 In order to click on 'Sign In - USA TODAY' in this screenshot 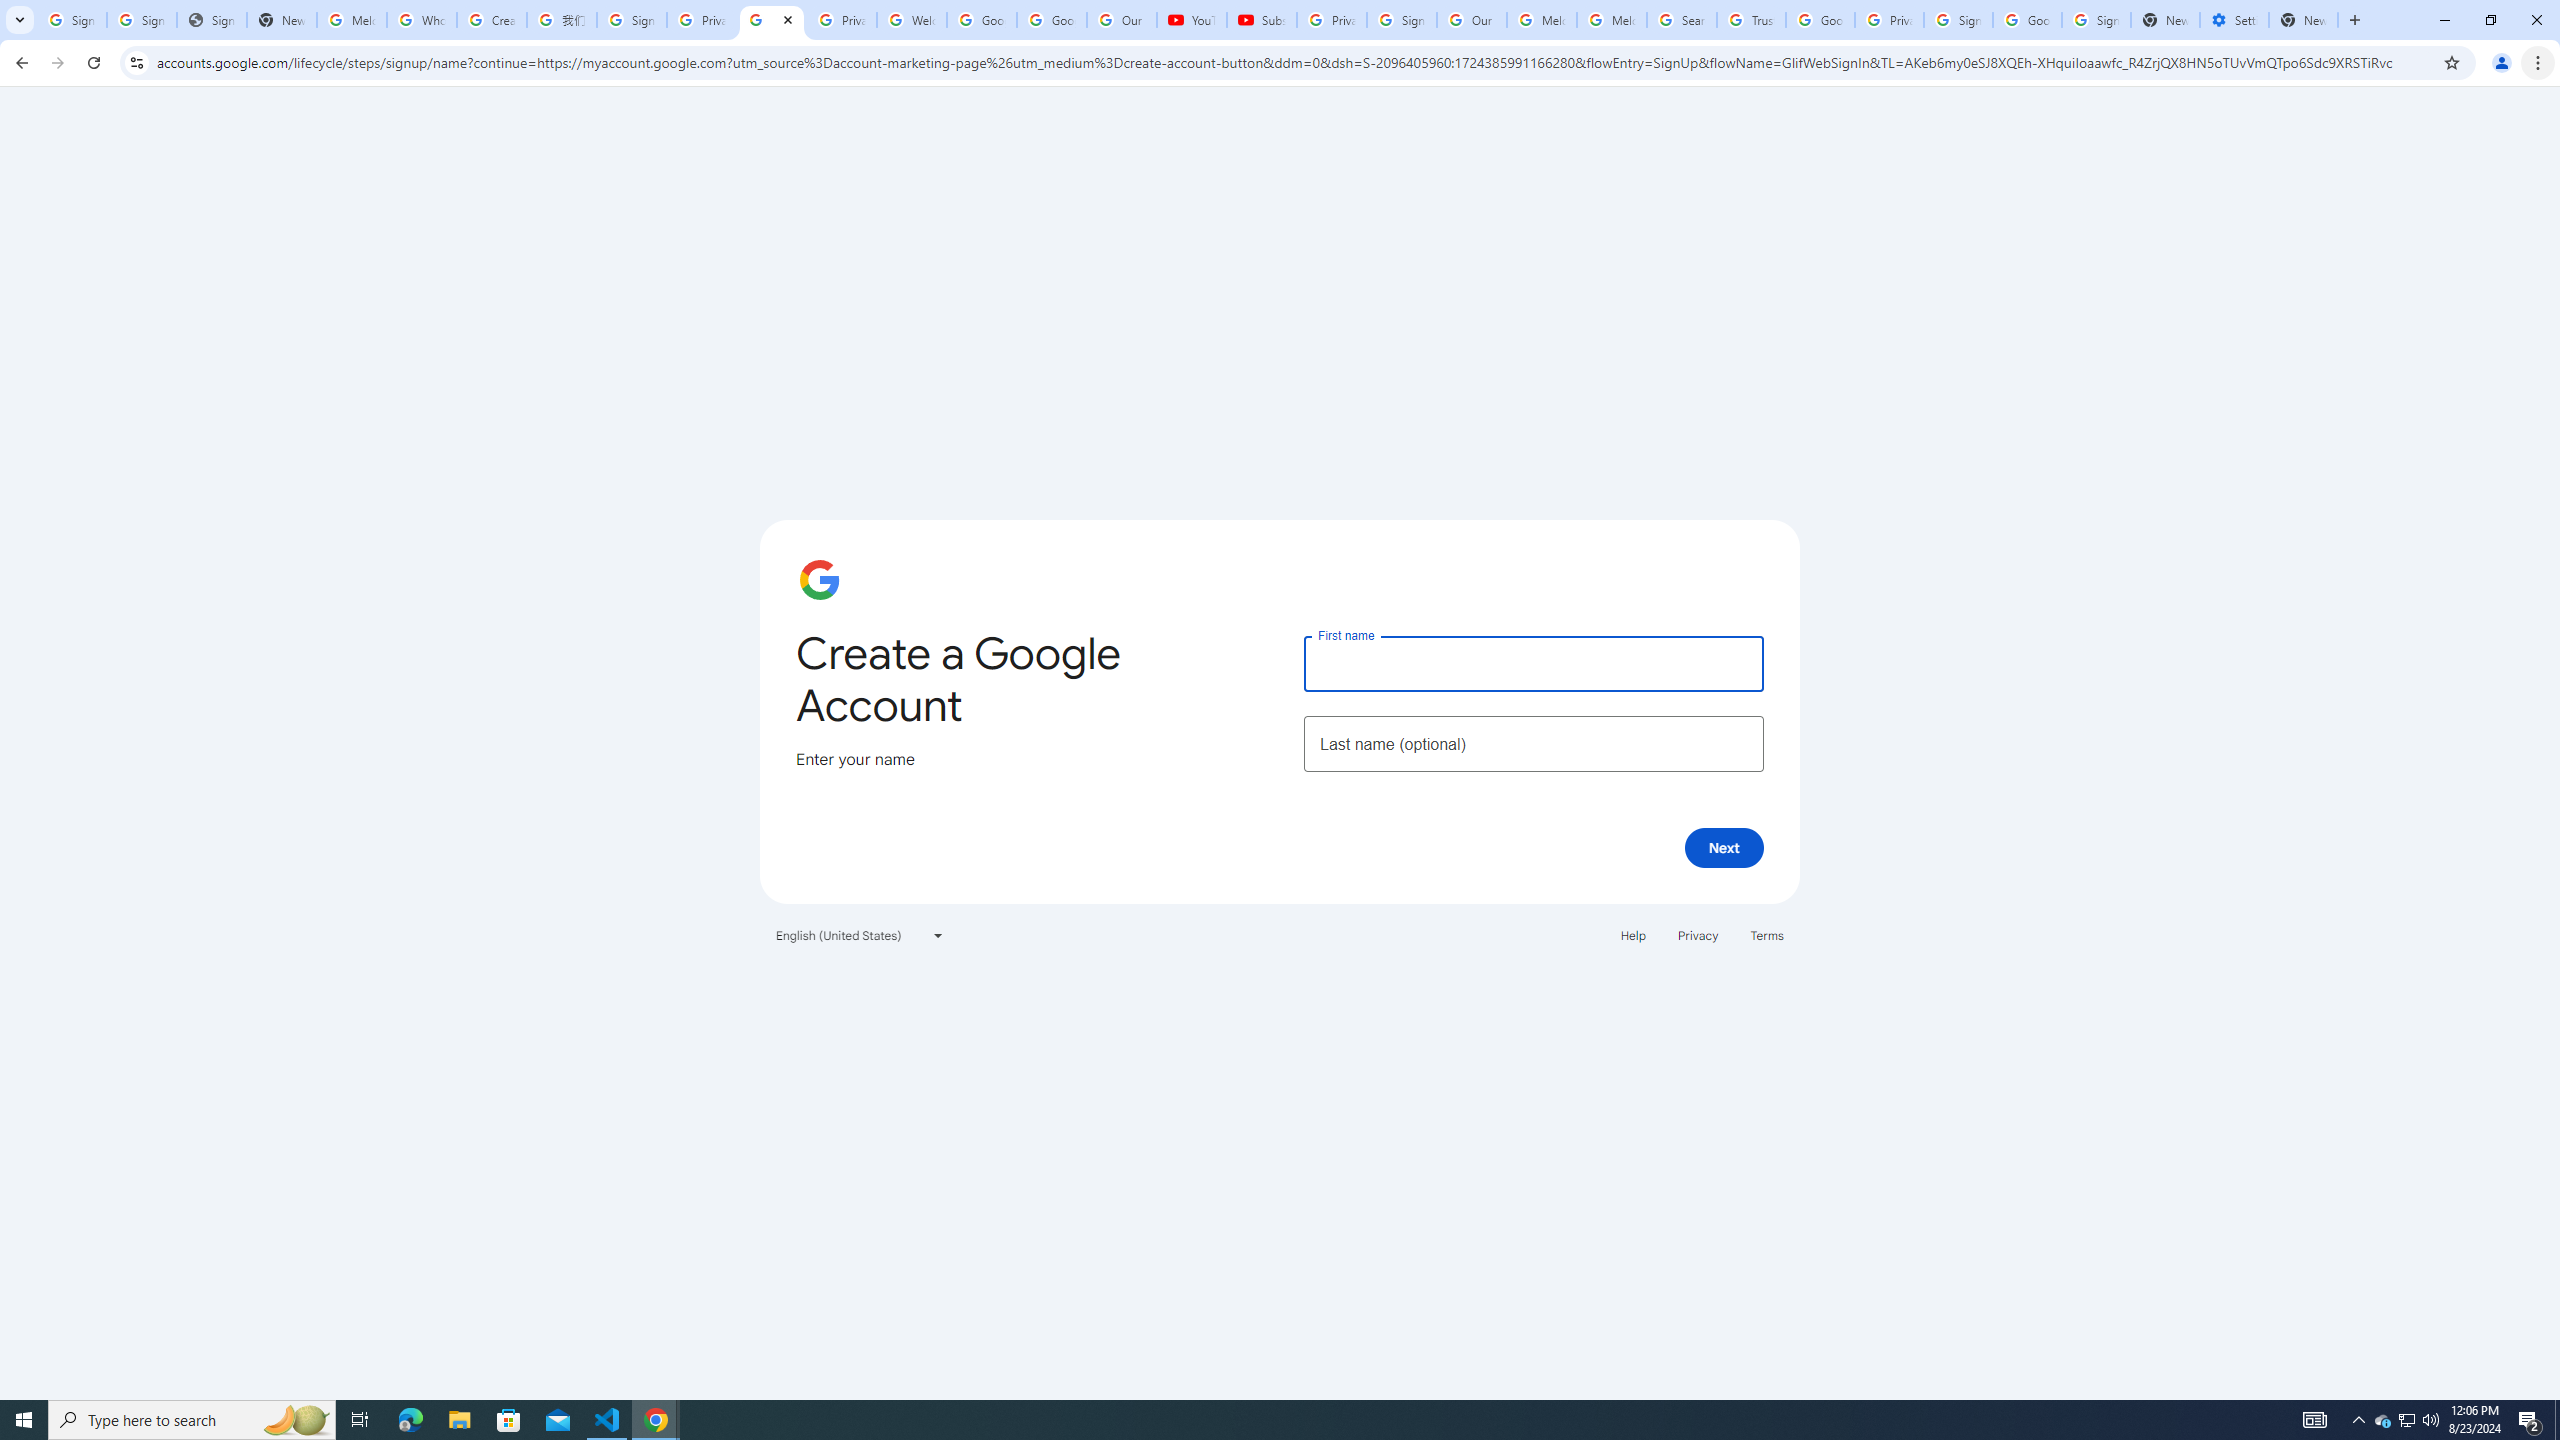, I will do `click(211, 19)`.